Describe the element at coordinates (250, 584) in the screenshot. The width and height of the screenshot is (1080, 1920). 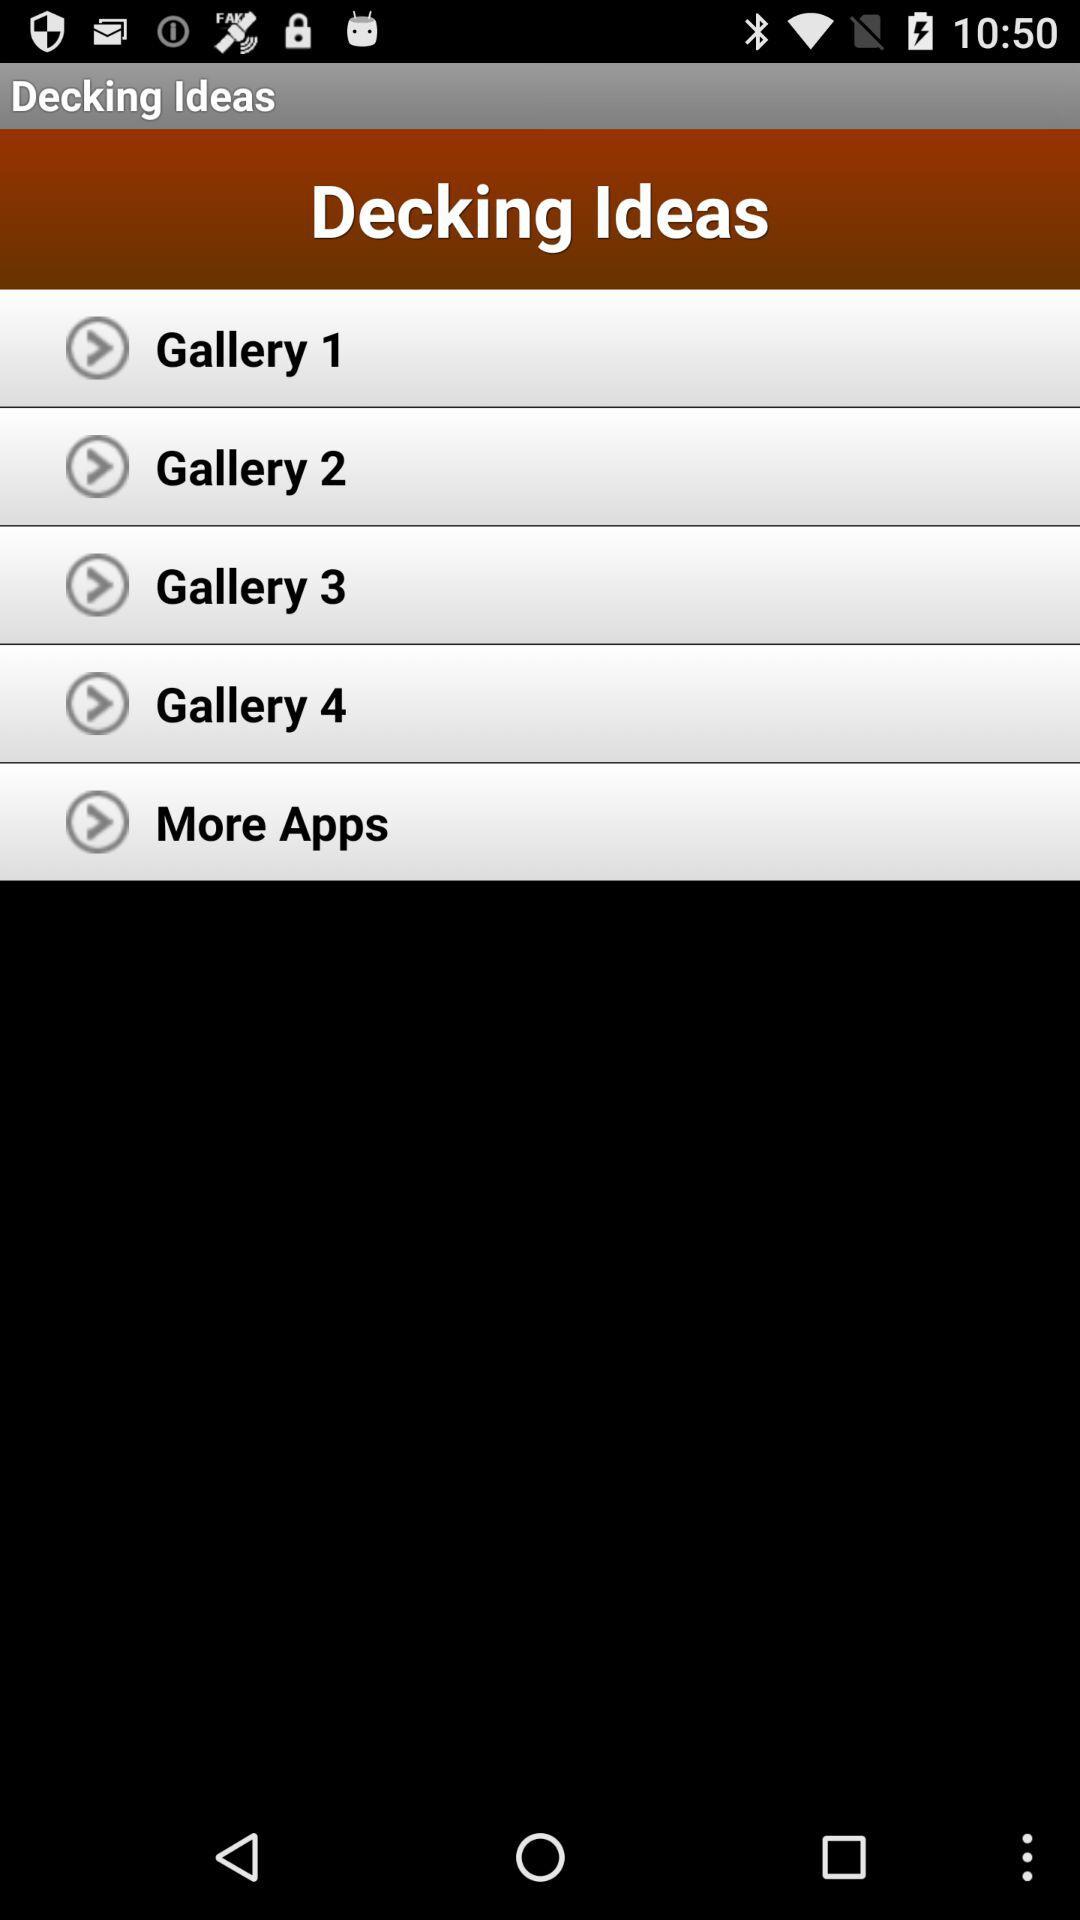
I see `the item below gallery 2 app` at that location.